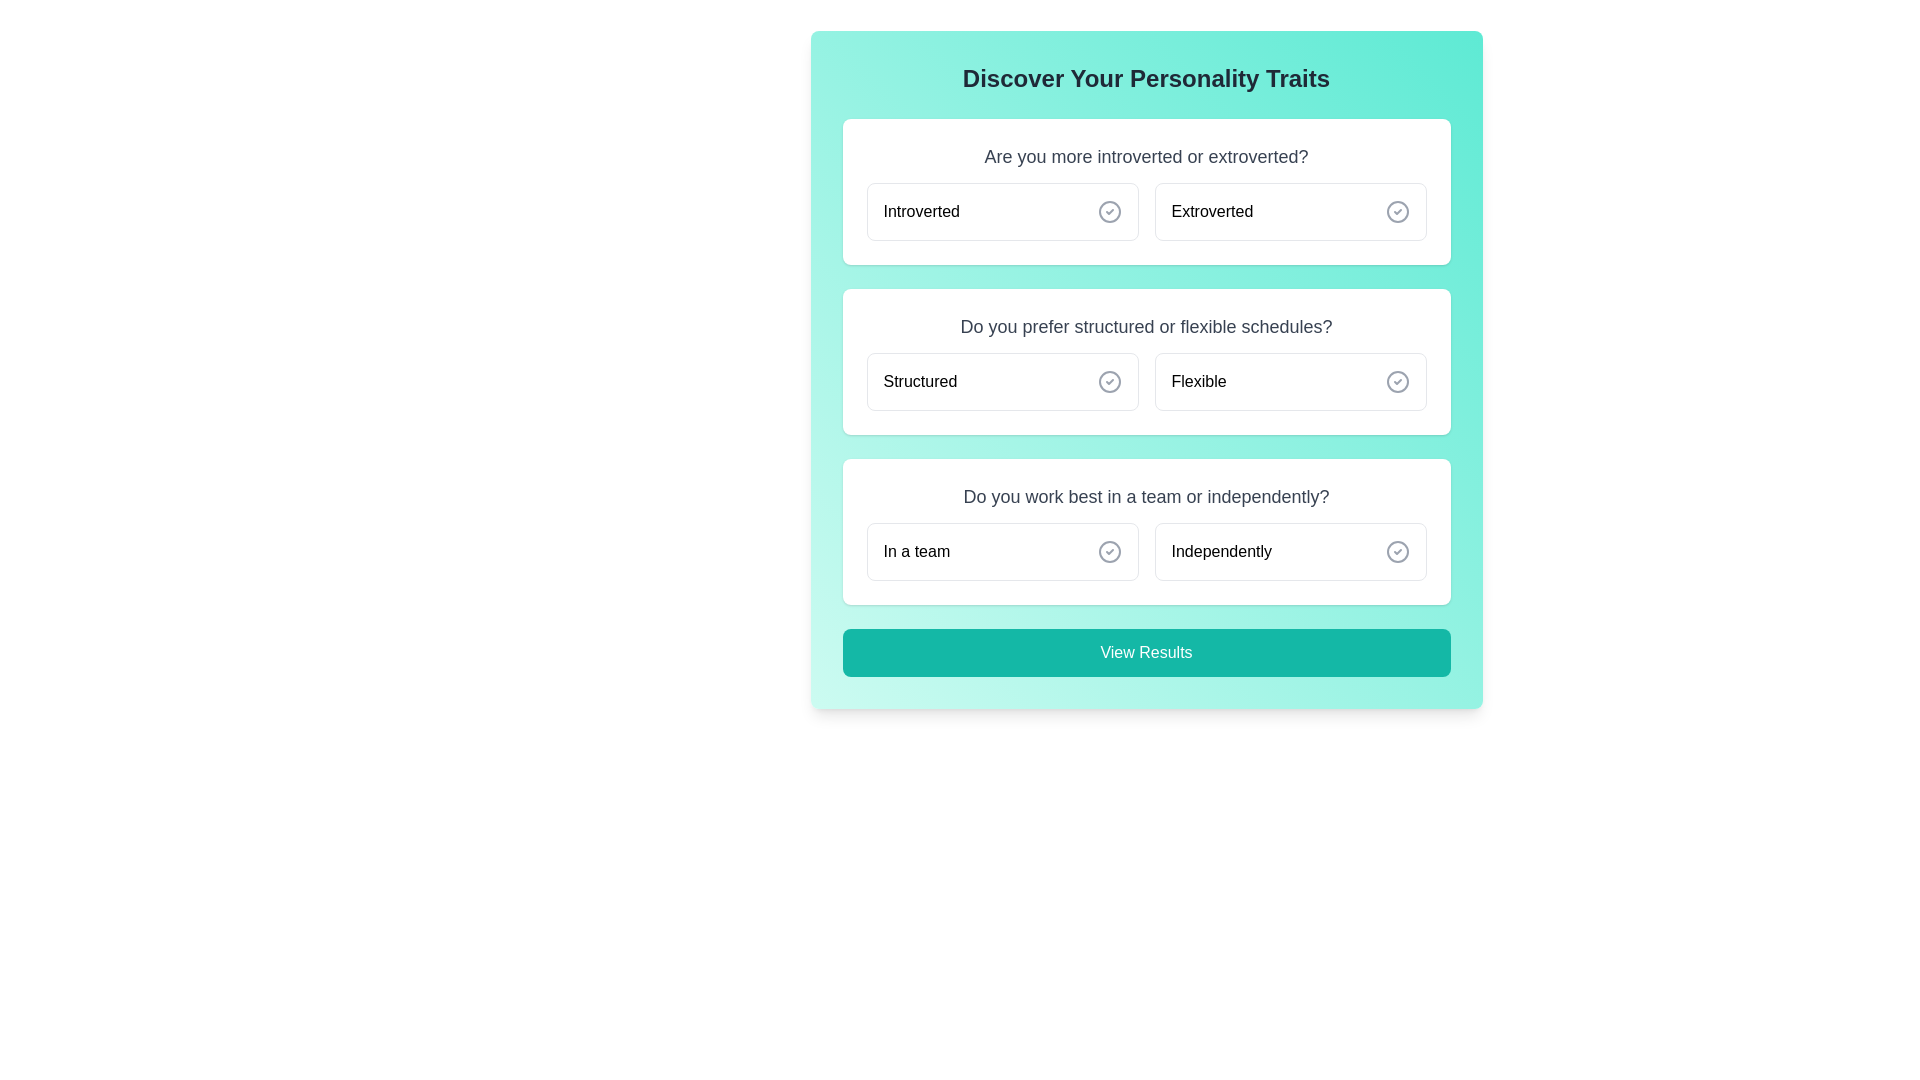 The width and height of the screenshot is (1920, 1080). I want to click on text label that asks 'Do you work best in a team or independently?' positioned above the options in the third question group of the questionnaire, so click(1146, 496).